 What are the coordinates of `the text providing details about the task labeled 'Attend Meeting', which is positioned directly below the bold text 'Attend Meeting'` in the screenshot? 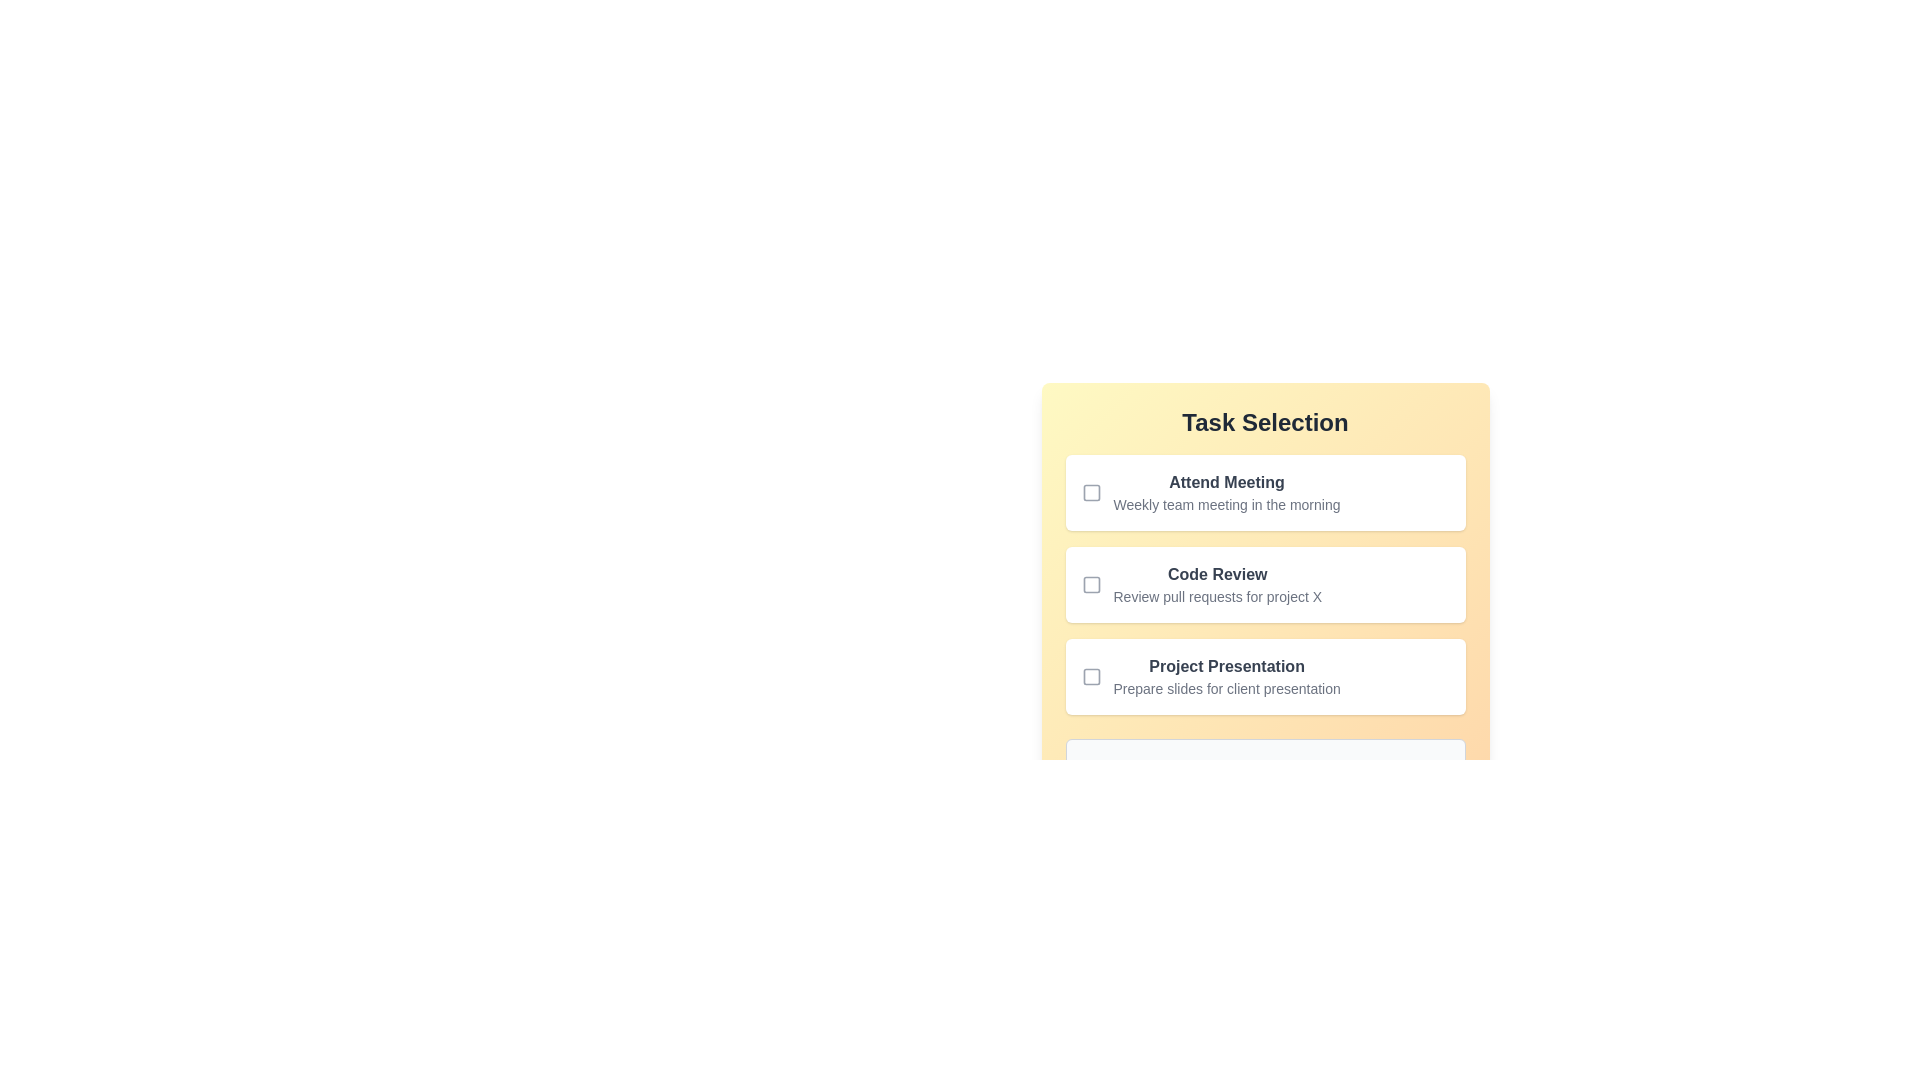 It's located at (1226, 504).